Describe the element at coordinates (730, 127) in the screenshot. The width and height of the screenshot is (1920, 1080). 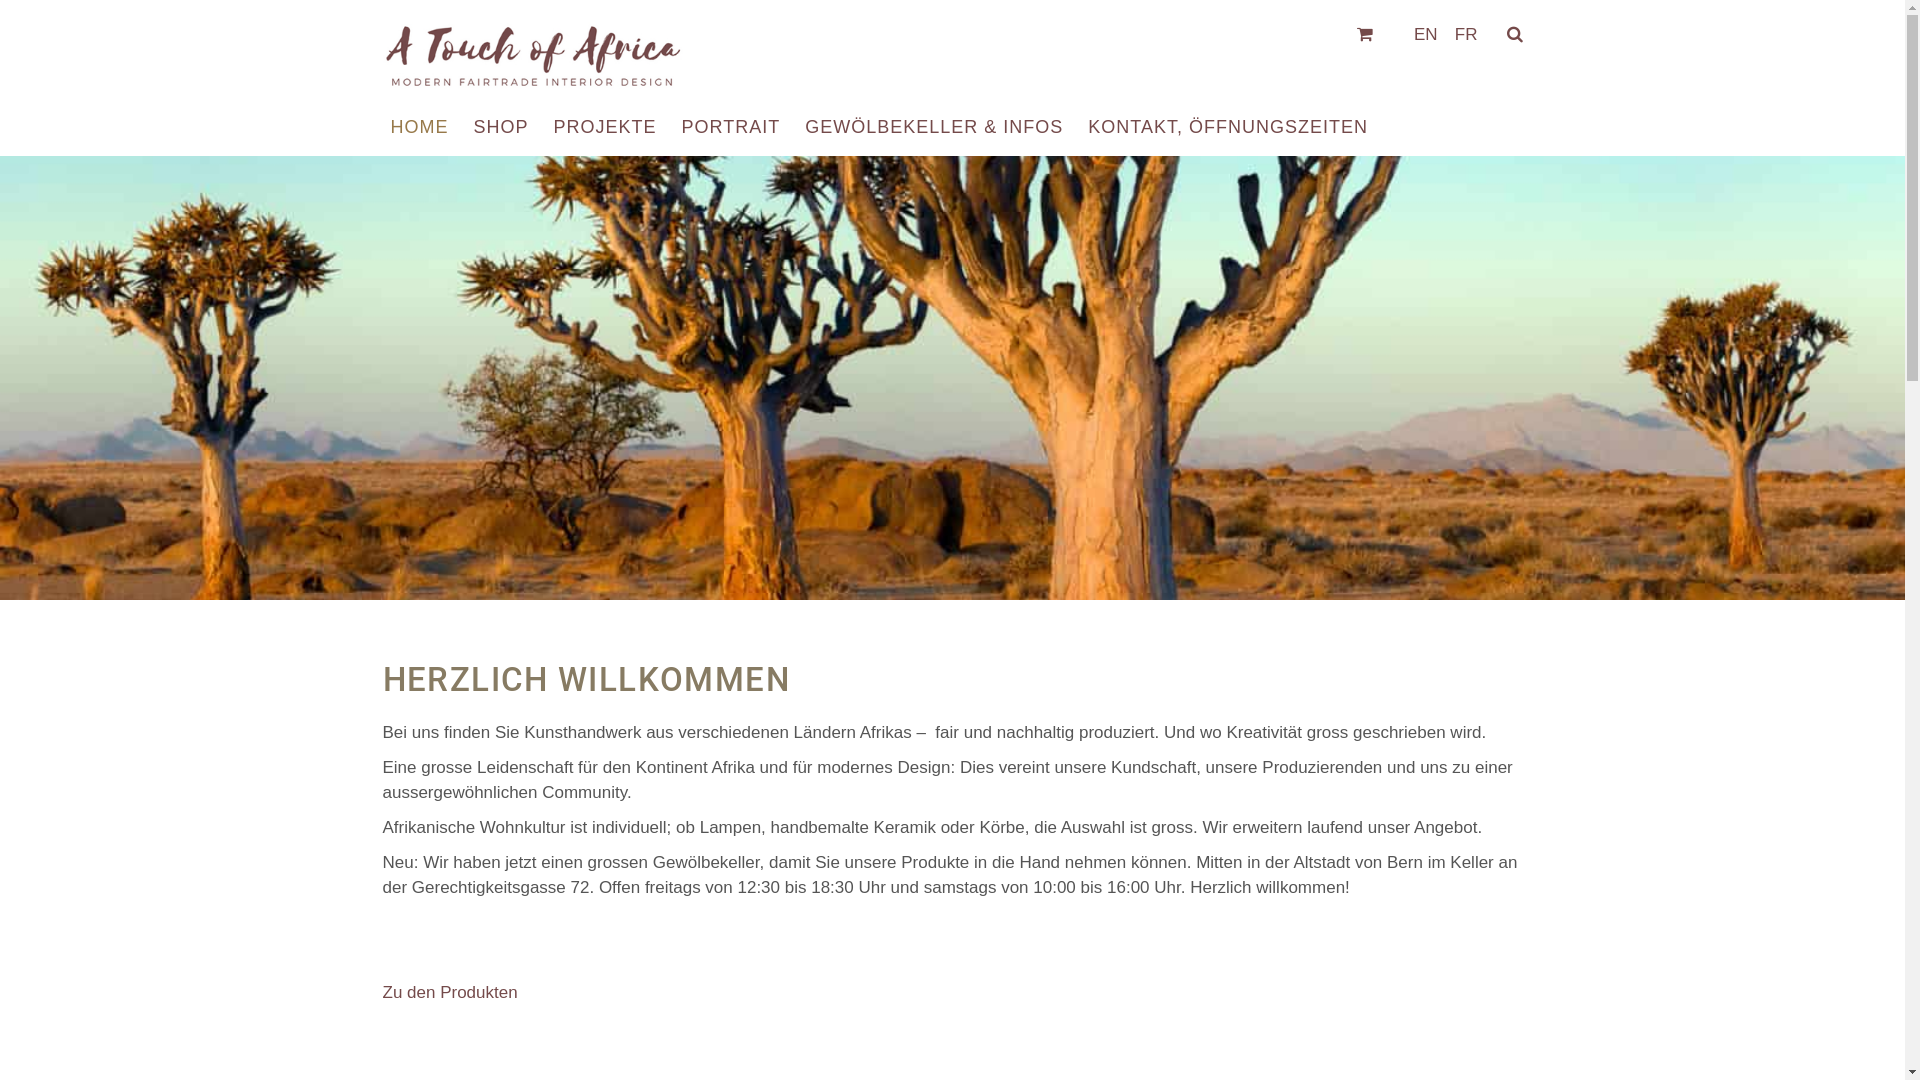
I see `'PORTRAIT'` at that location.